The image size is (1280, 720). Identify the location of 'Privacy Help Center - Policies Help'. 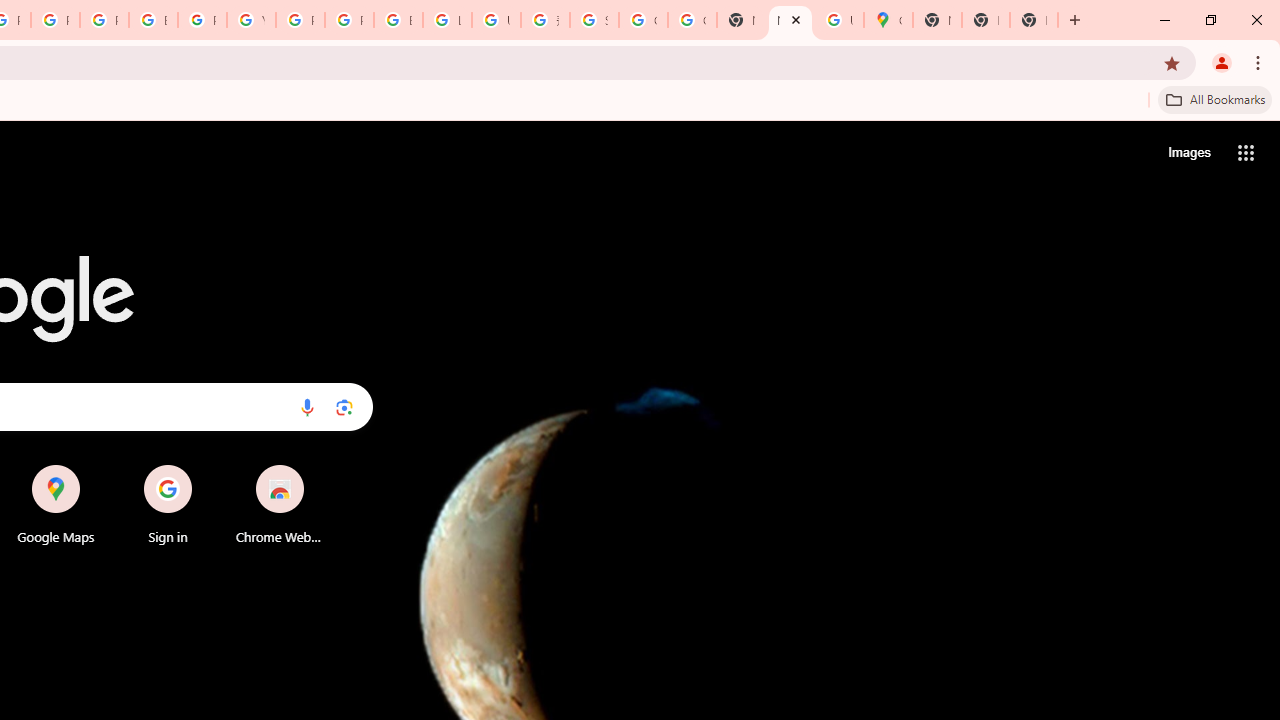
(55, 20).